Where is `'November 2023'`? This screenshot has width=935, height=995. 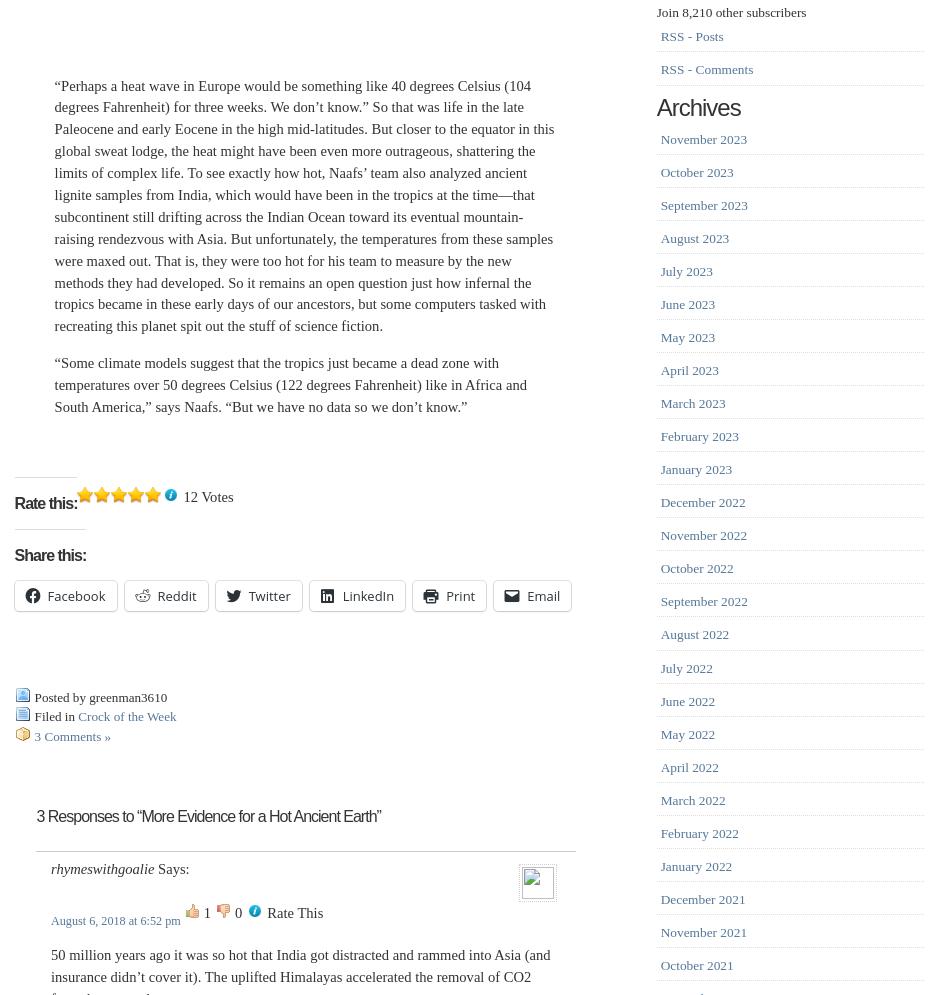 'November 2023' is located at coordinates (660, 137).